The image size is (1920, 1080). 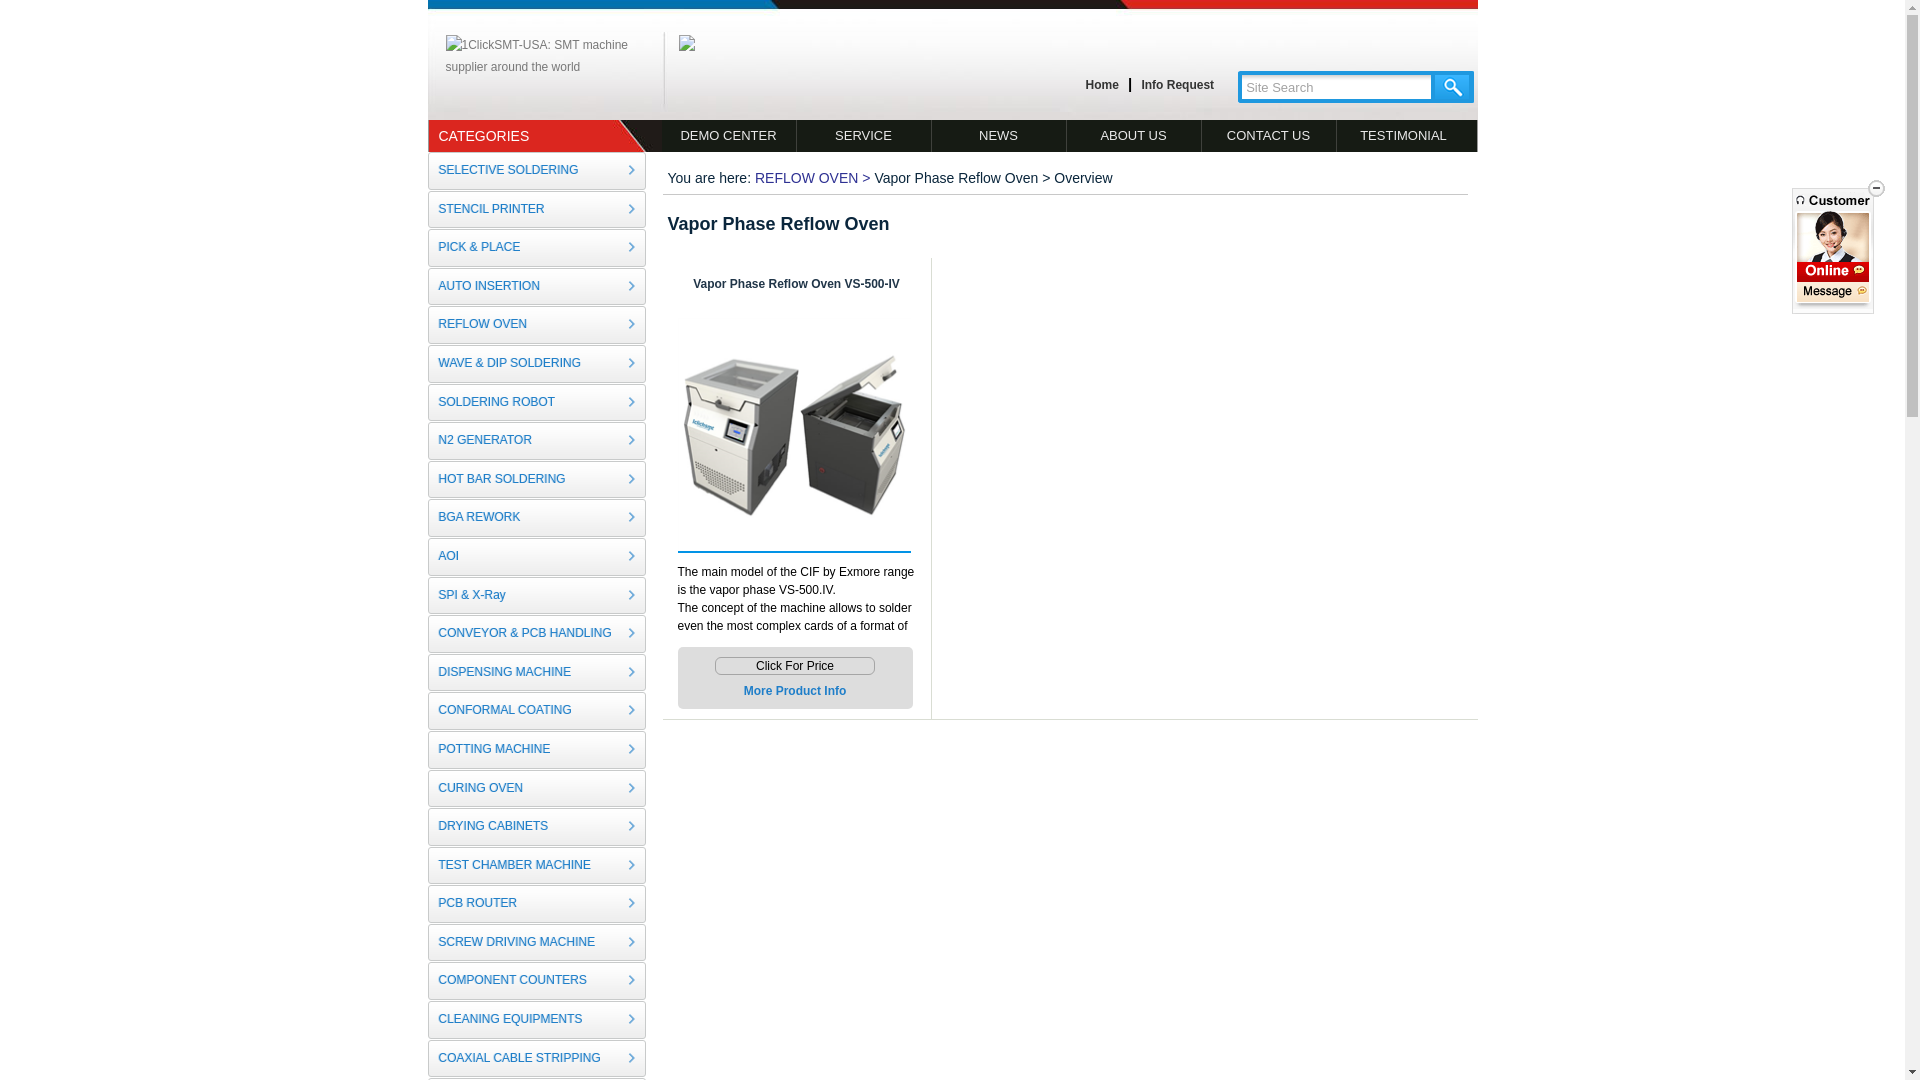 What do you see at coordinates (743, 689) in the screenshot?
I see `'More Product Info'` at bounding box center [743, 689].